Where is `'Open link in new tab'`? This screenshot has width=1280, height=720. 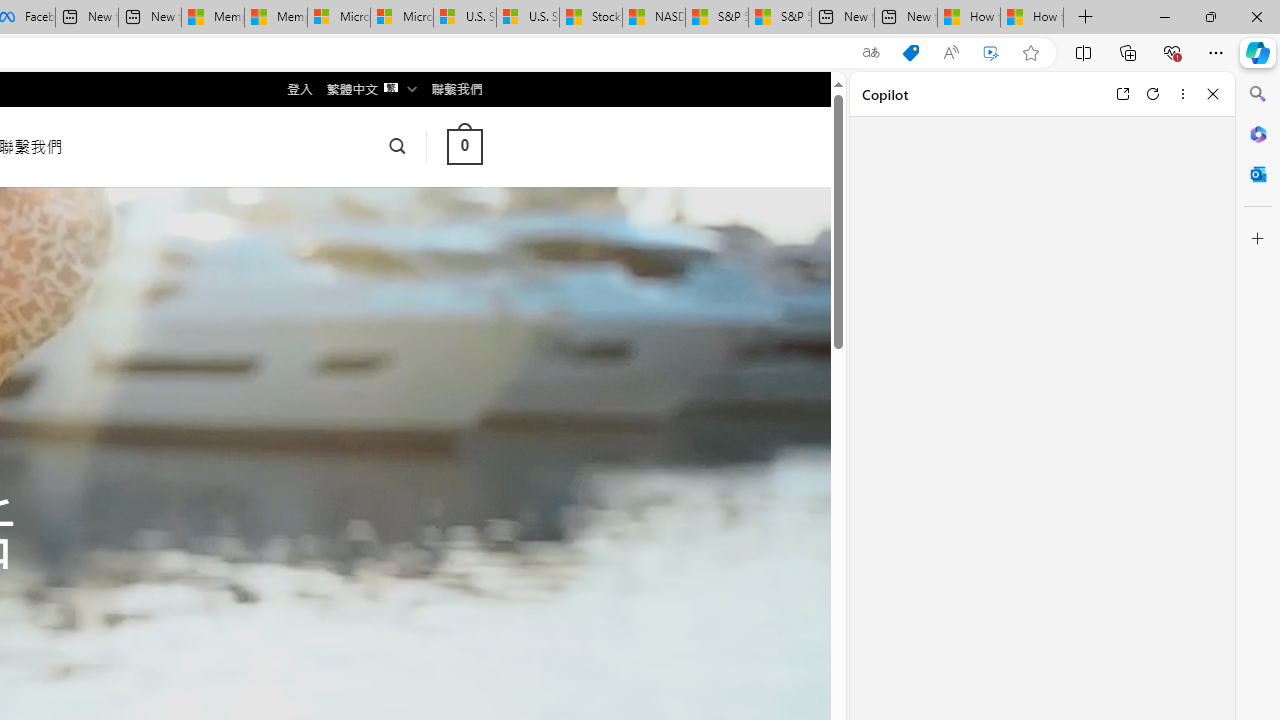
'Open link in new tab' is located at coordinates (1122, 93).